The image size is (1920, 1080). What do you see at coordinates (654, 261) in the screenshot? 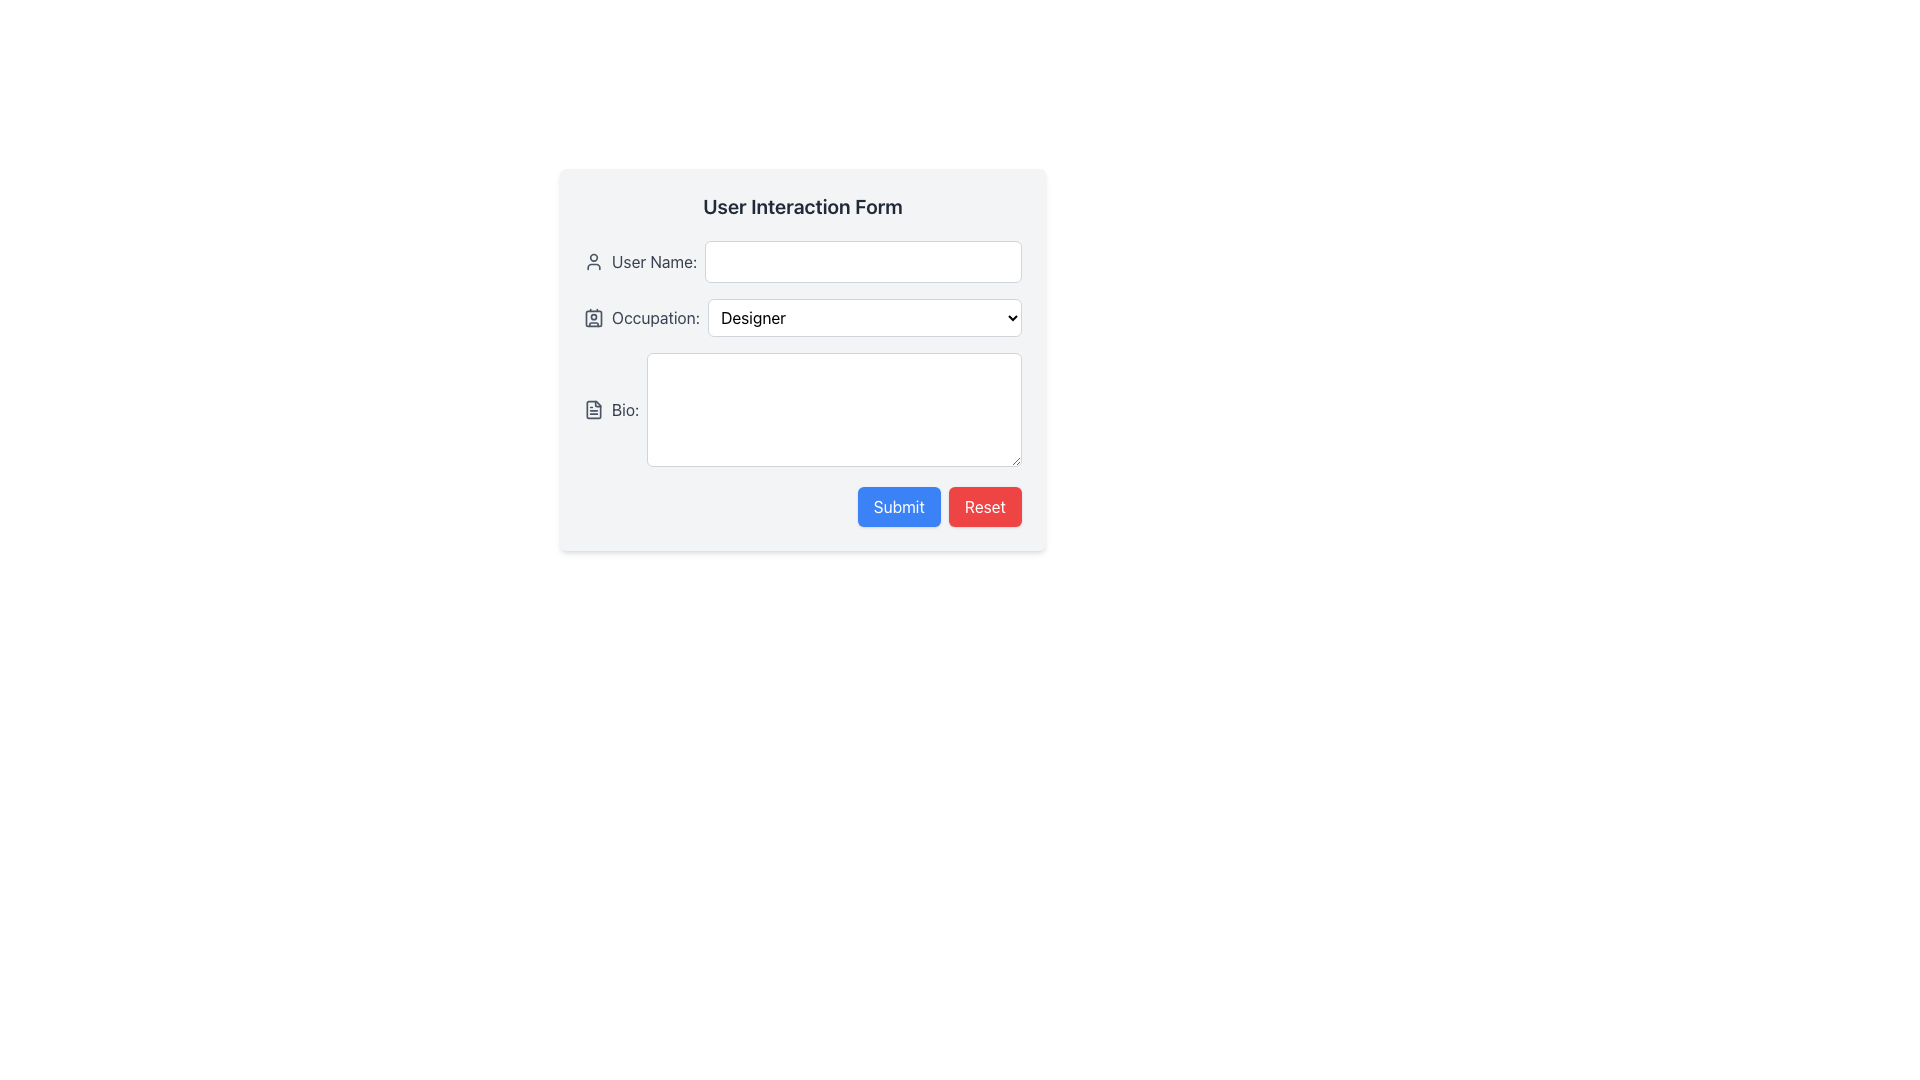
I see `the text label that reads 'User Name:' which is styled in gray and positioned to the right of a user icon graphic in the top left section of the form` at bounding box center [654, 261].